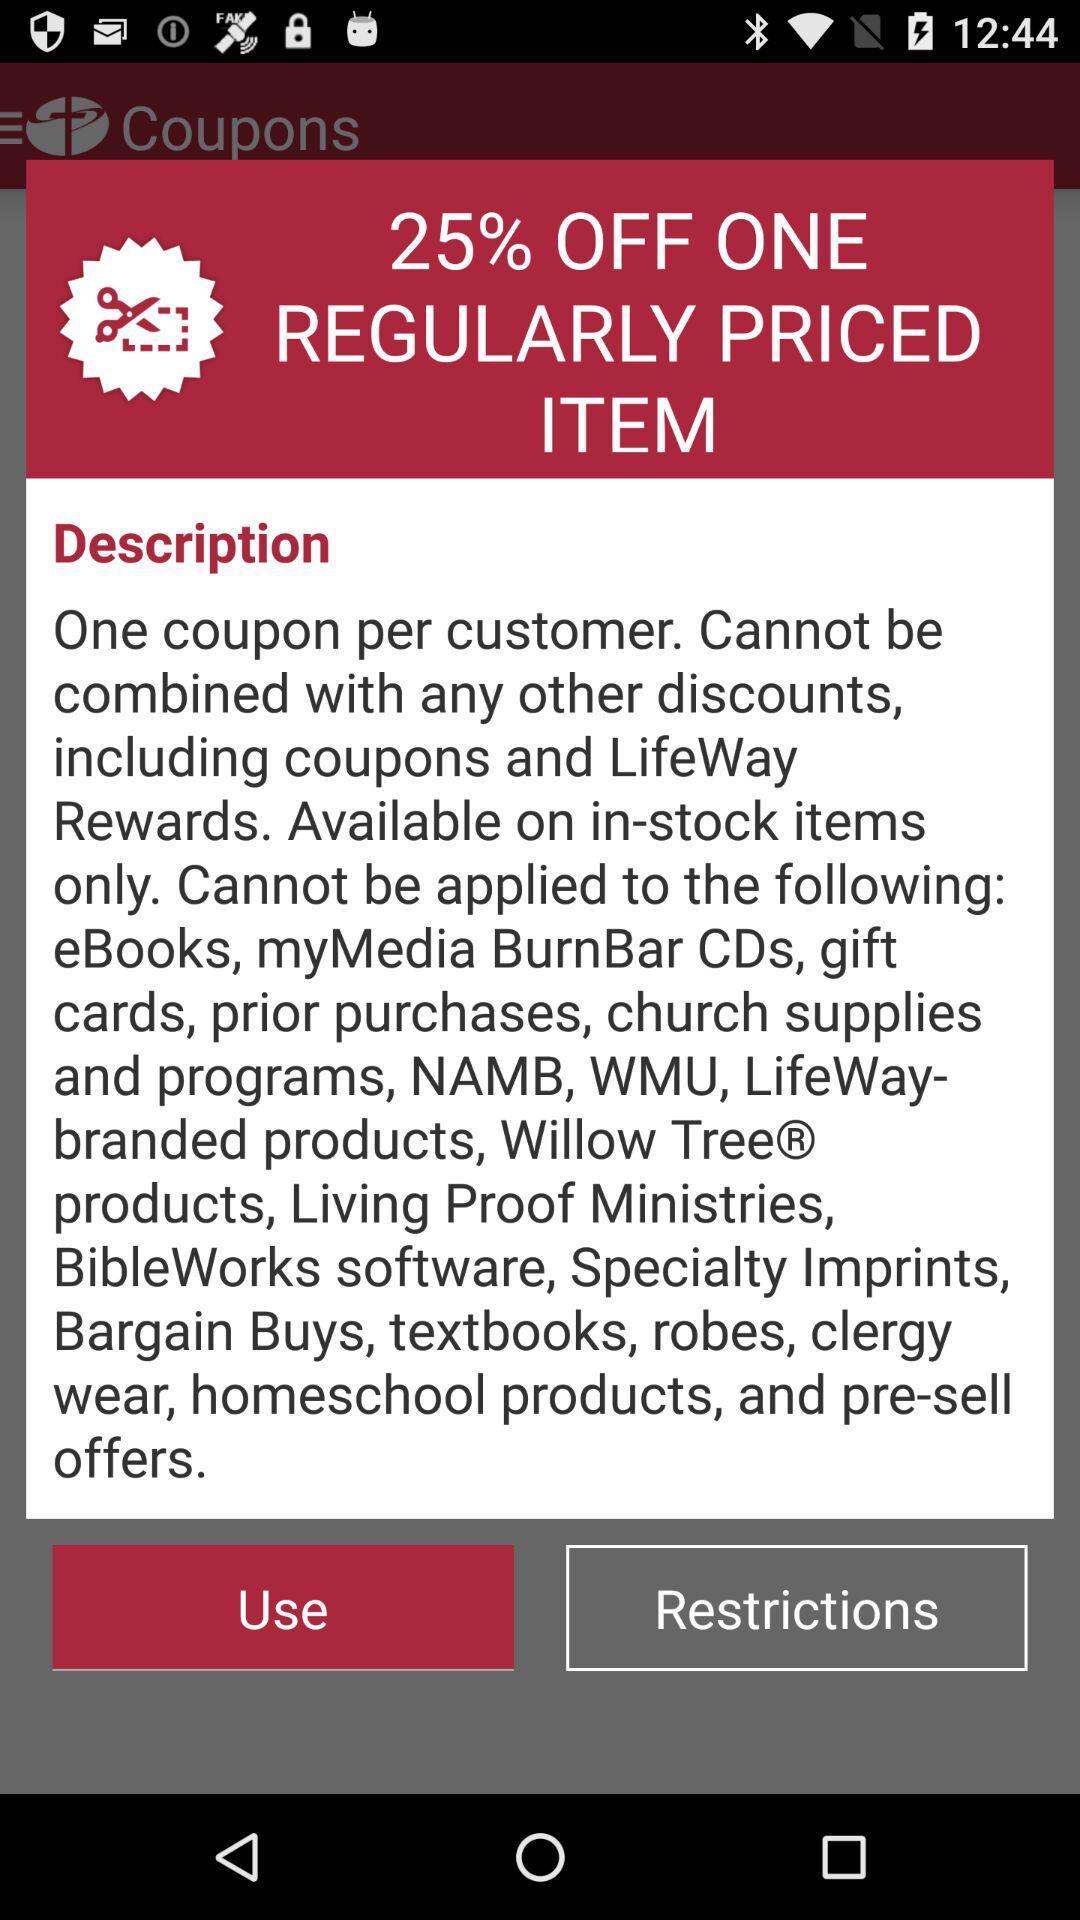 The image size is (1080, 1920). Describe the element at coordinates (283, 1608) in the screenshot. I see `icon to the left of the restrictions` at that location.